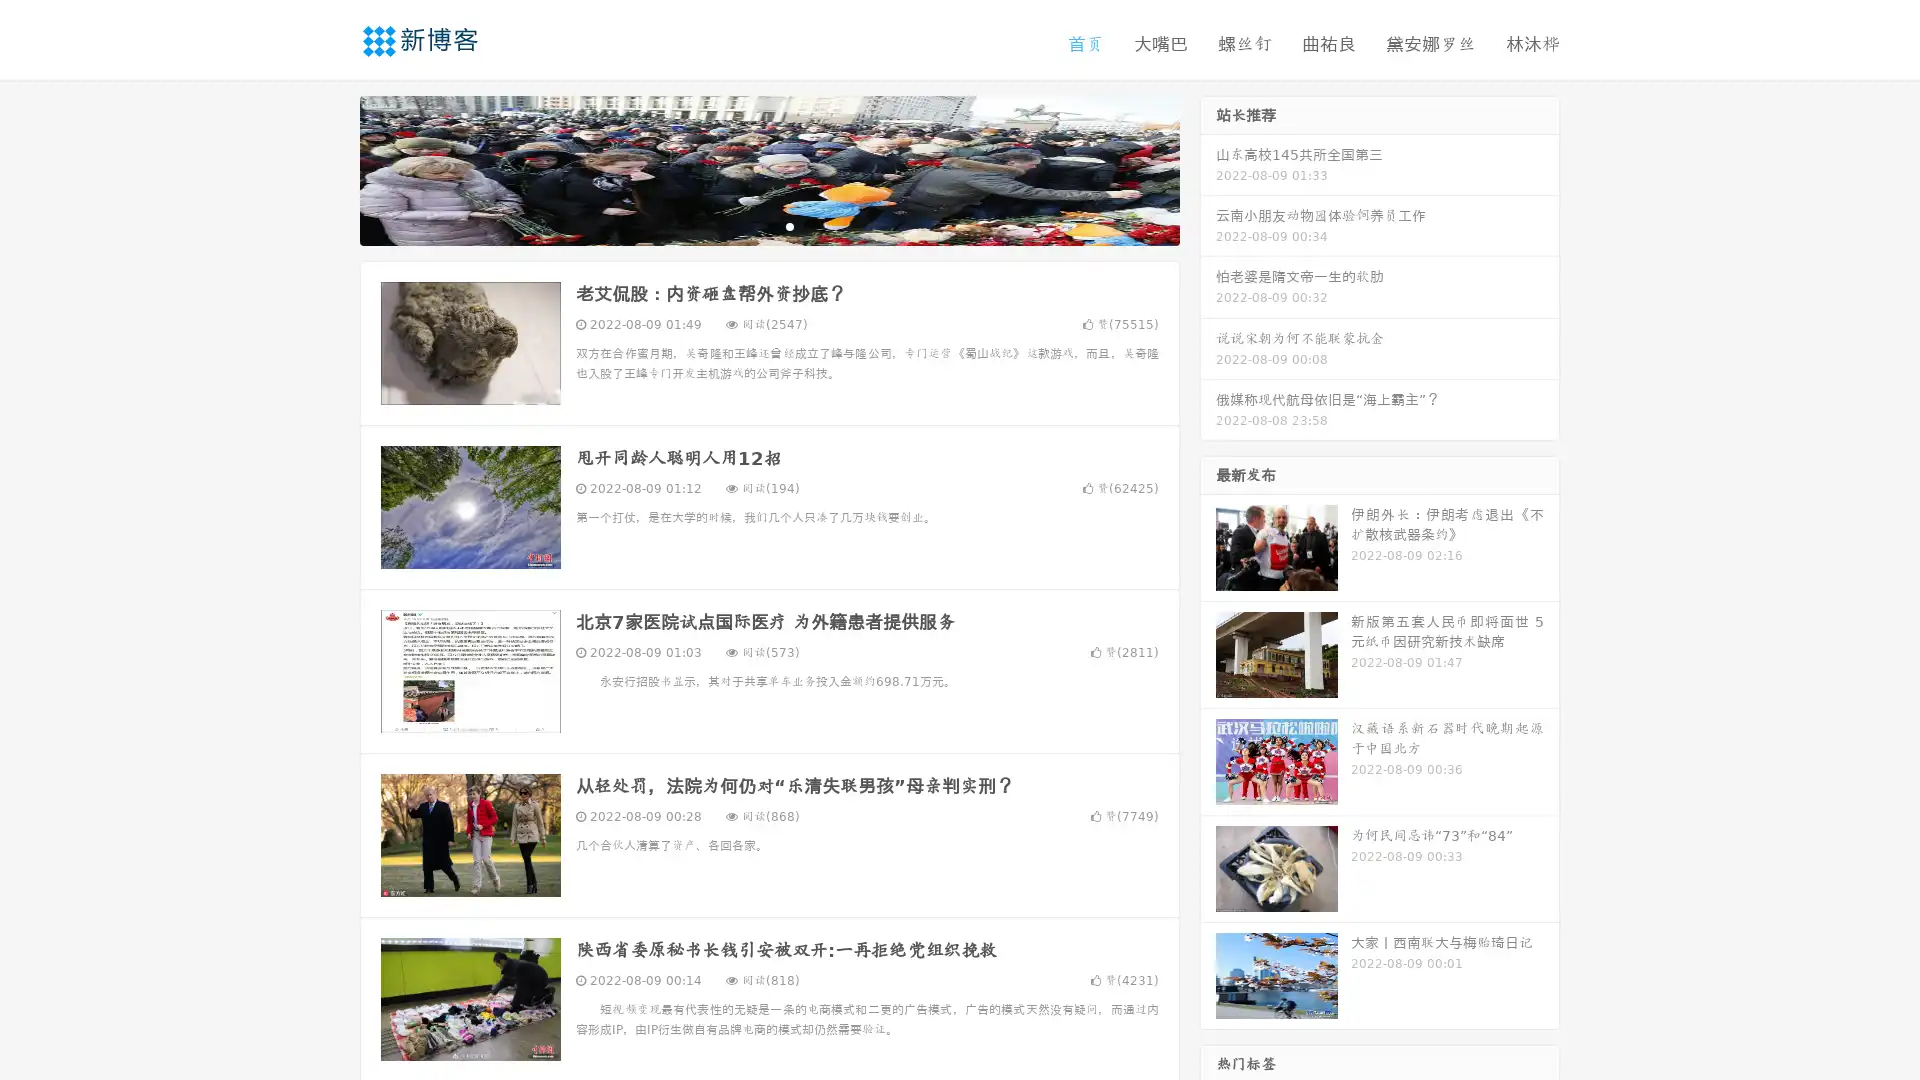 The width and height of the screenshot is (1920, 1080). I want to click on Go to slide 1, so click(748, 225).